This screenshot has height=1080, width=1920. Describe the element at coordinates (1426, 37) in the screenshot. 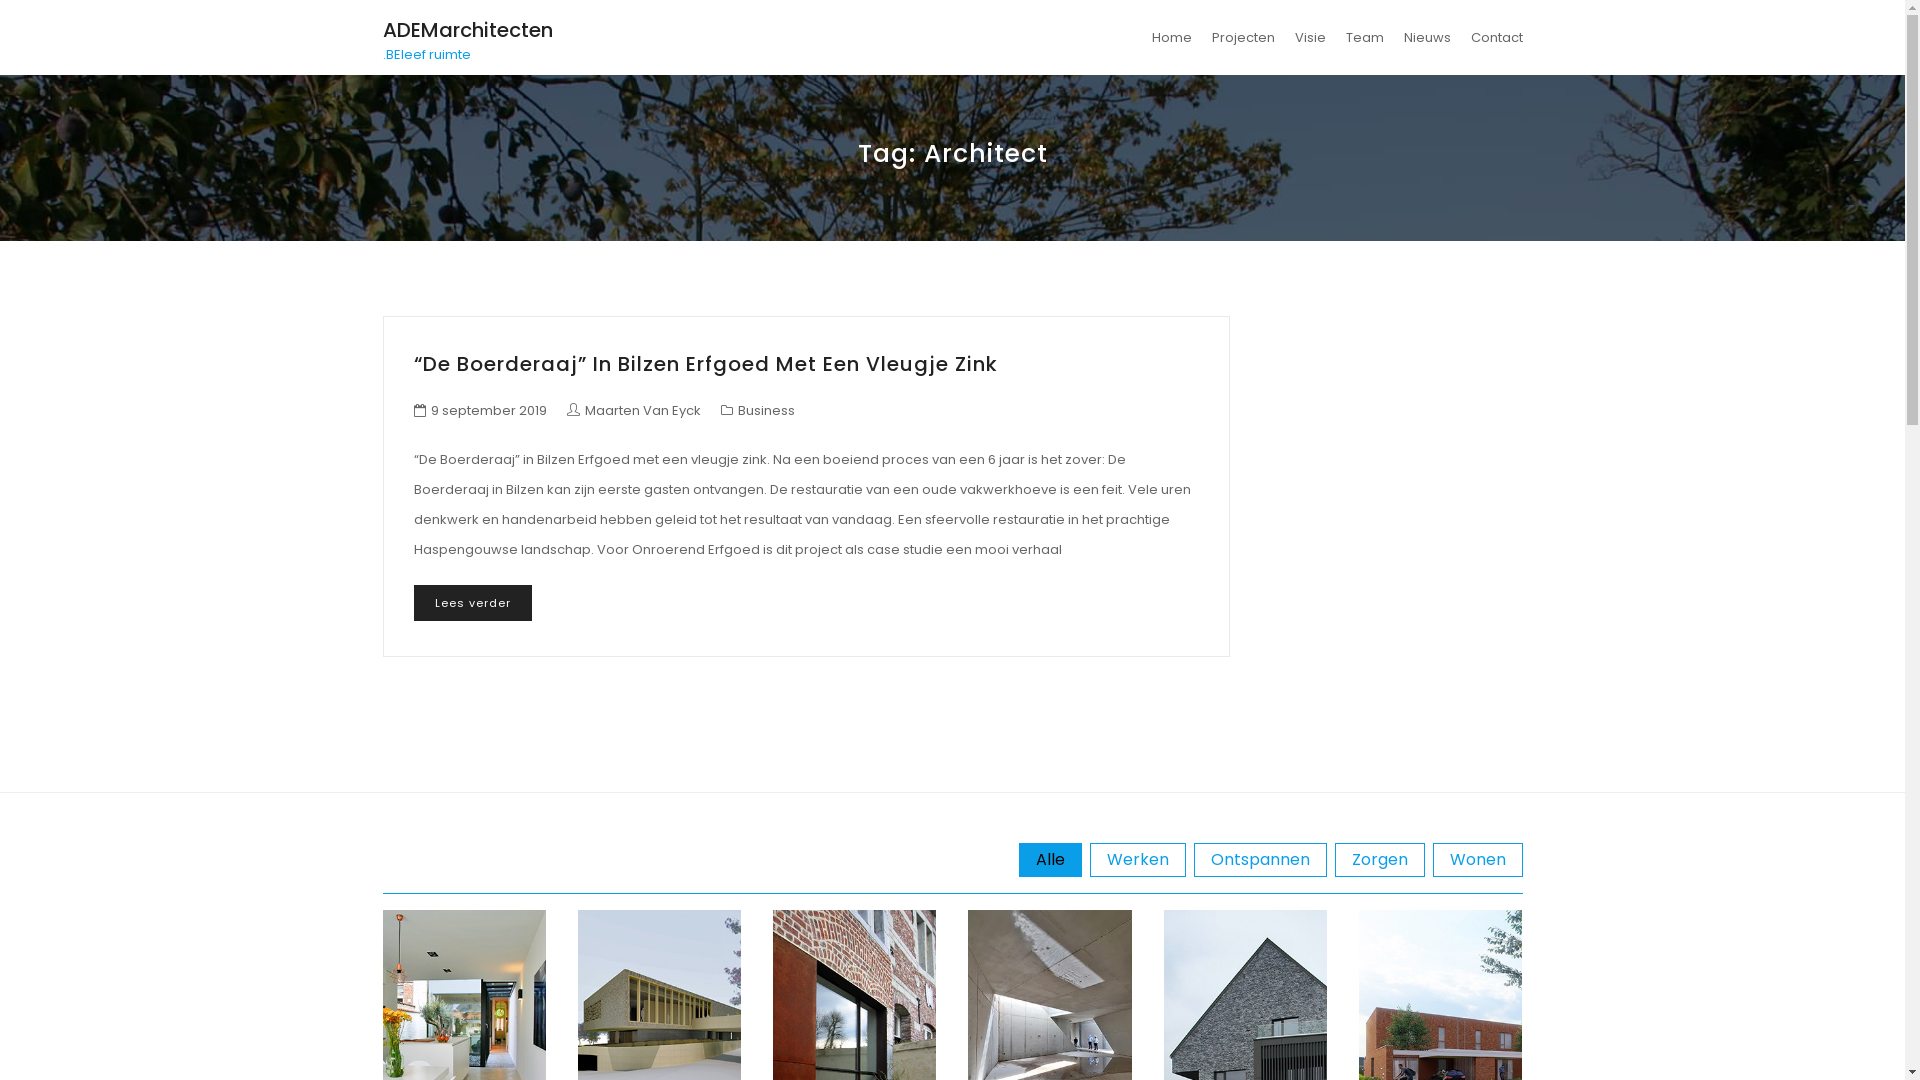

I see `'Nieuws'` at that location.